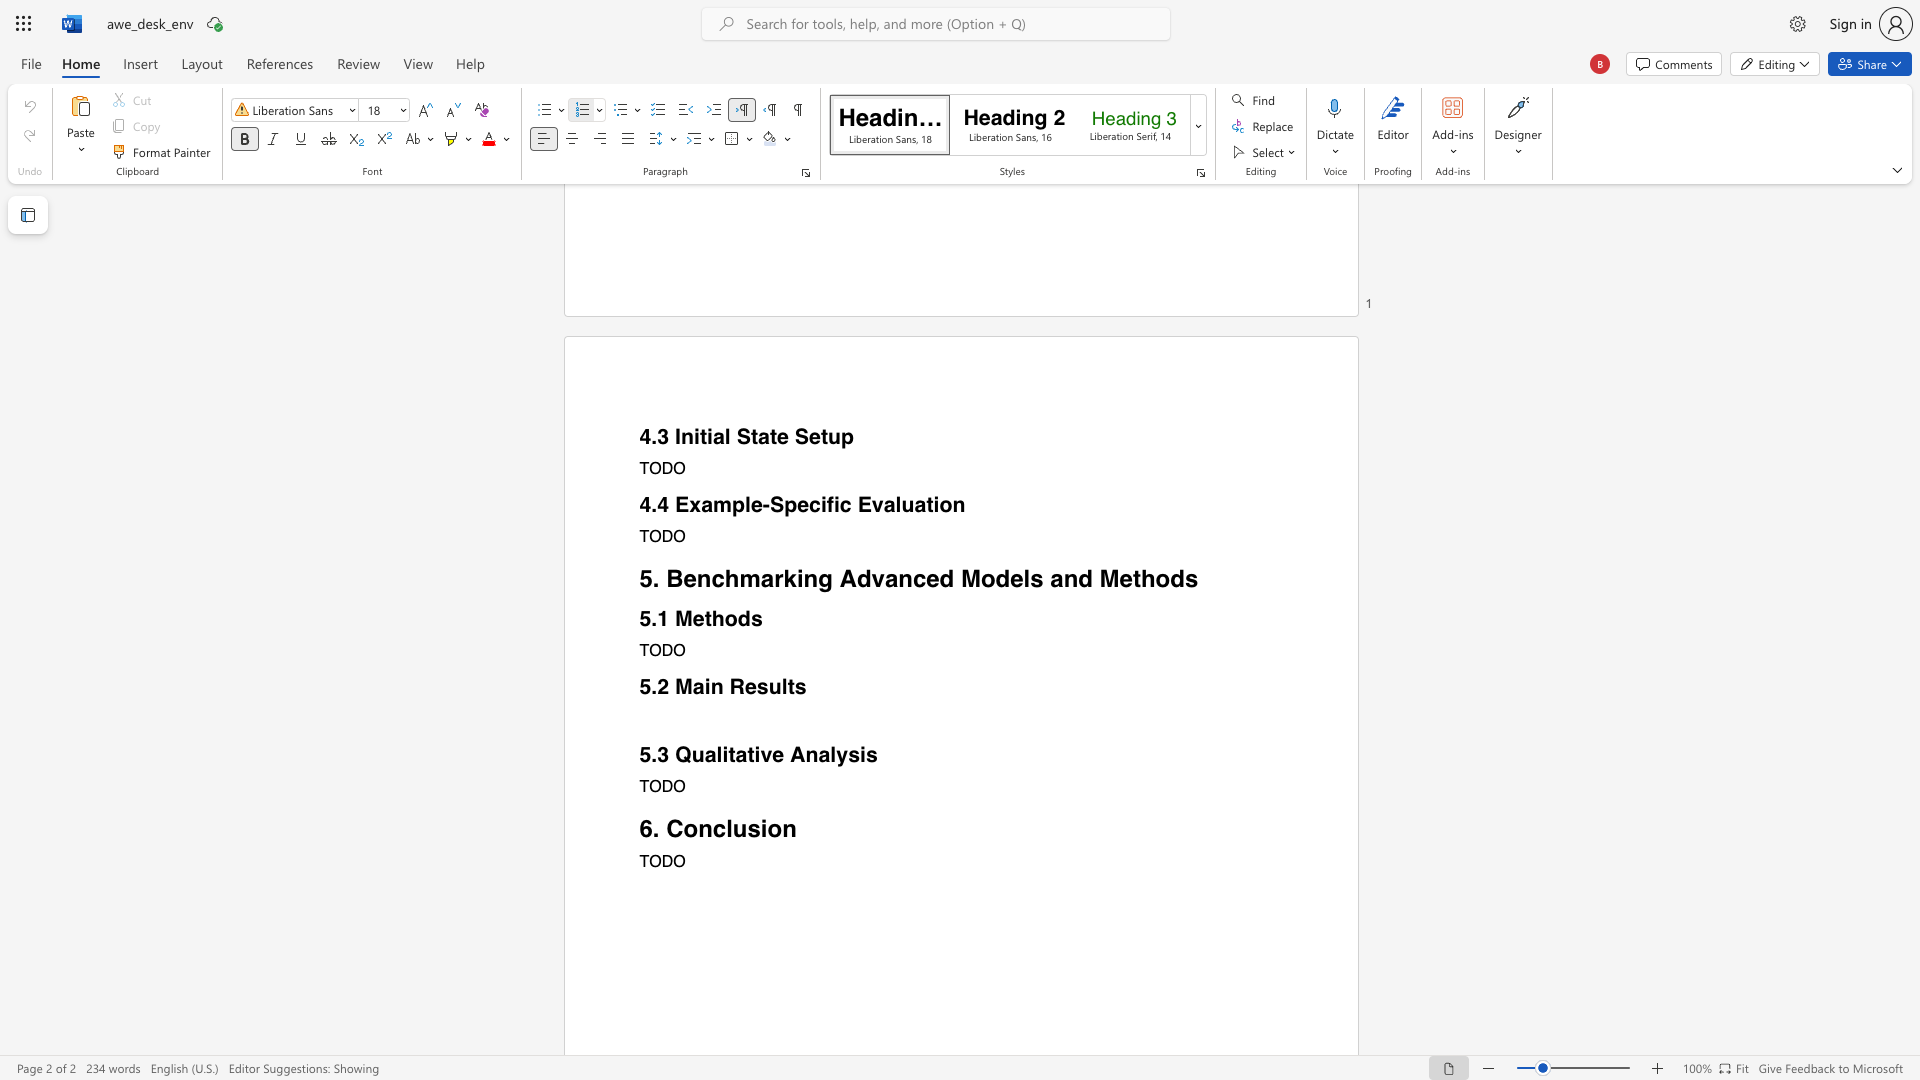 This screenshot has height=1080, width=1920. I want to click on the 1th character "5" in the text, so click(645, 755).